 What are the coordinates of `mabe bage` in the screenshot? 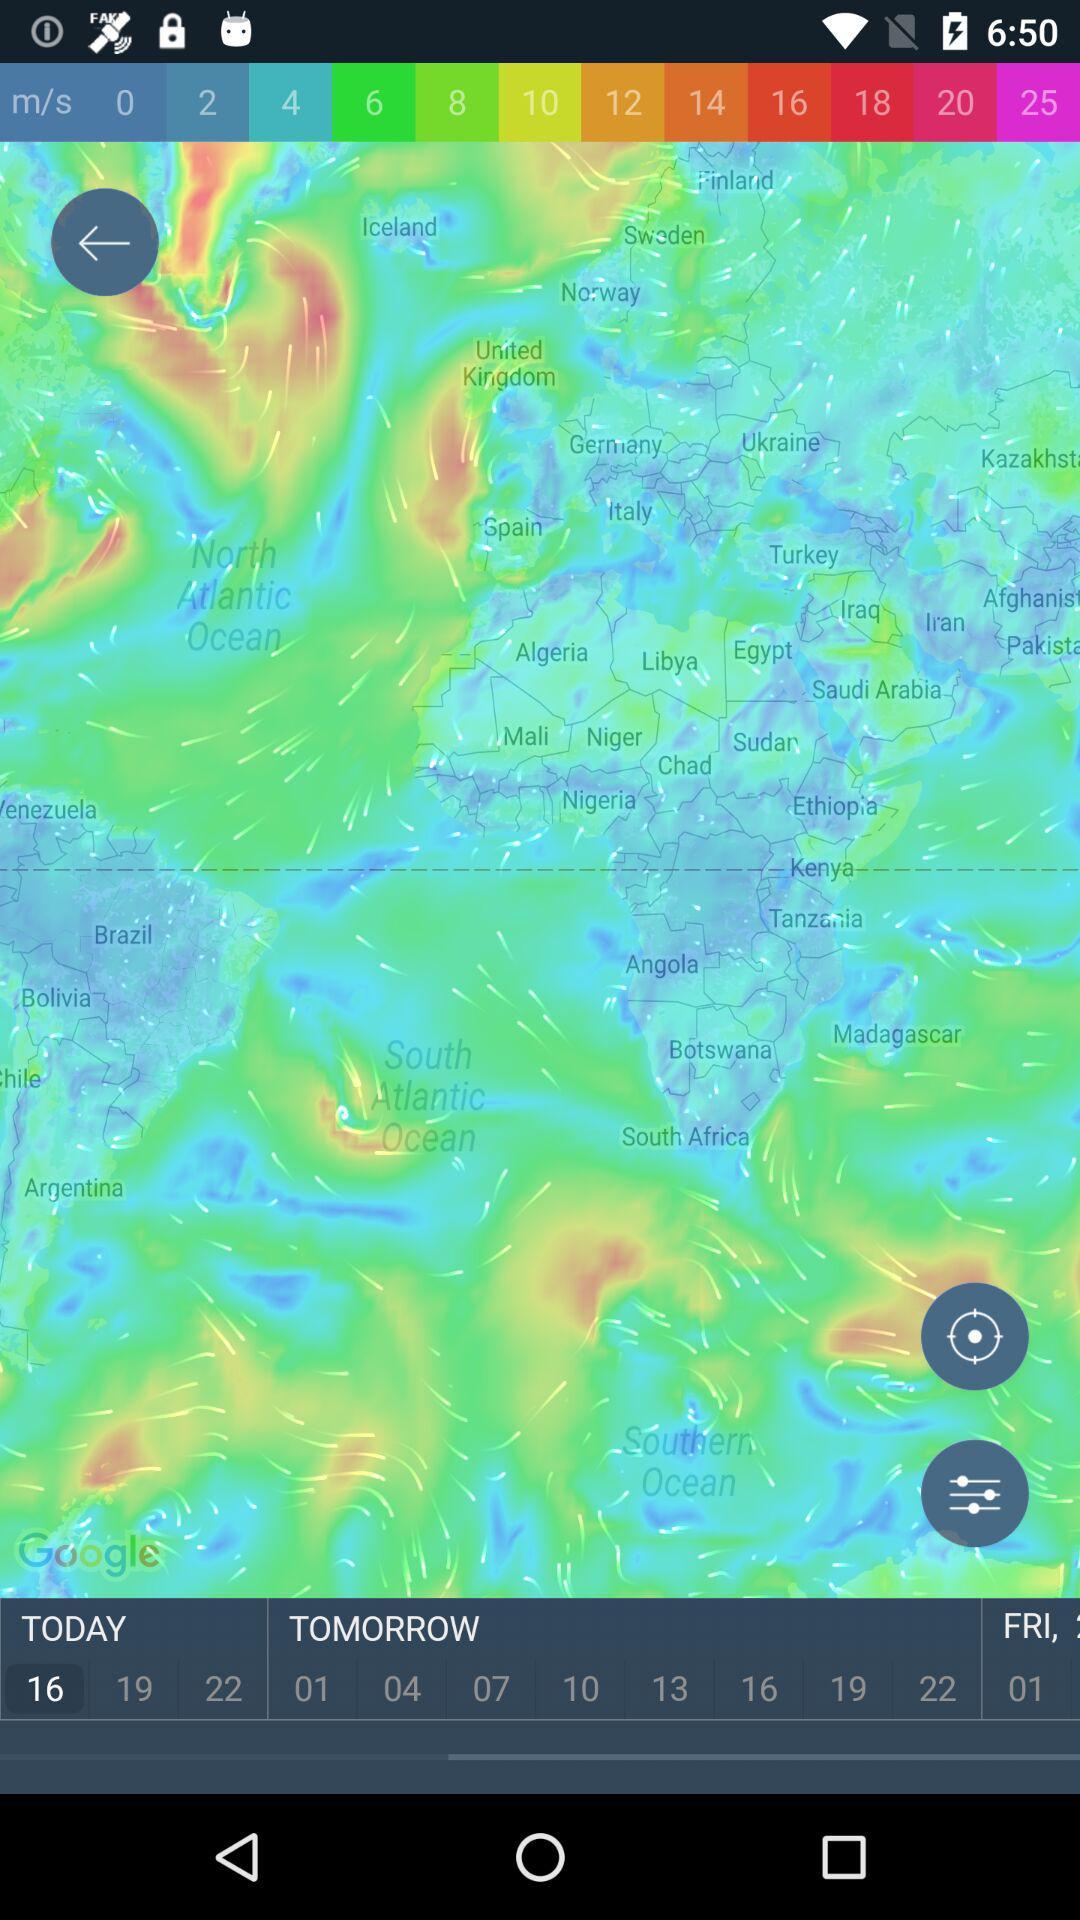 It's located at (974, 1340).